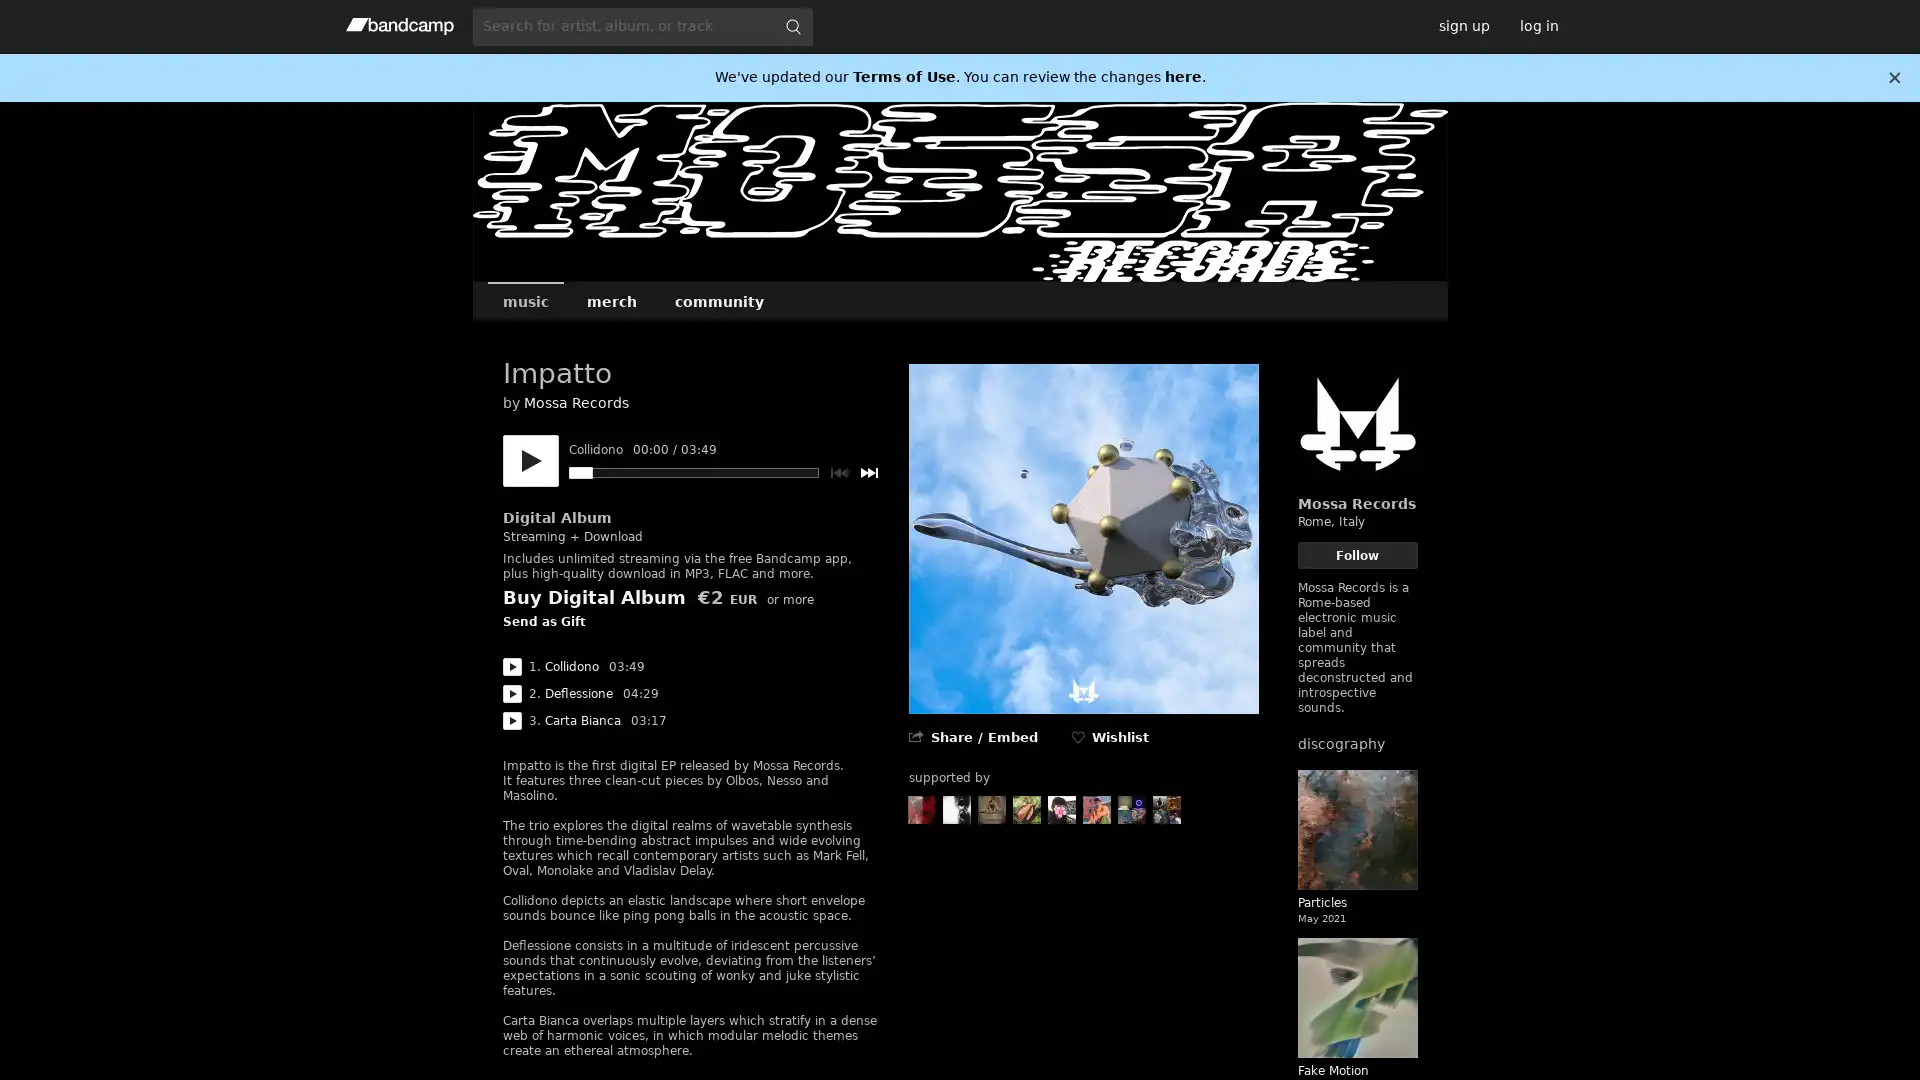 This screenshot has width=1920, height=1080. Describe the element at coordinates (868, 473) in the screenshot. I see `Next track` at that location.